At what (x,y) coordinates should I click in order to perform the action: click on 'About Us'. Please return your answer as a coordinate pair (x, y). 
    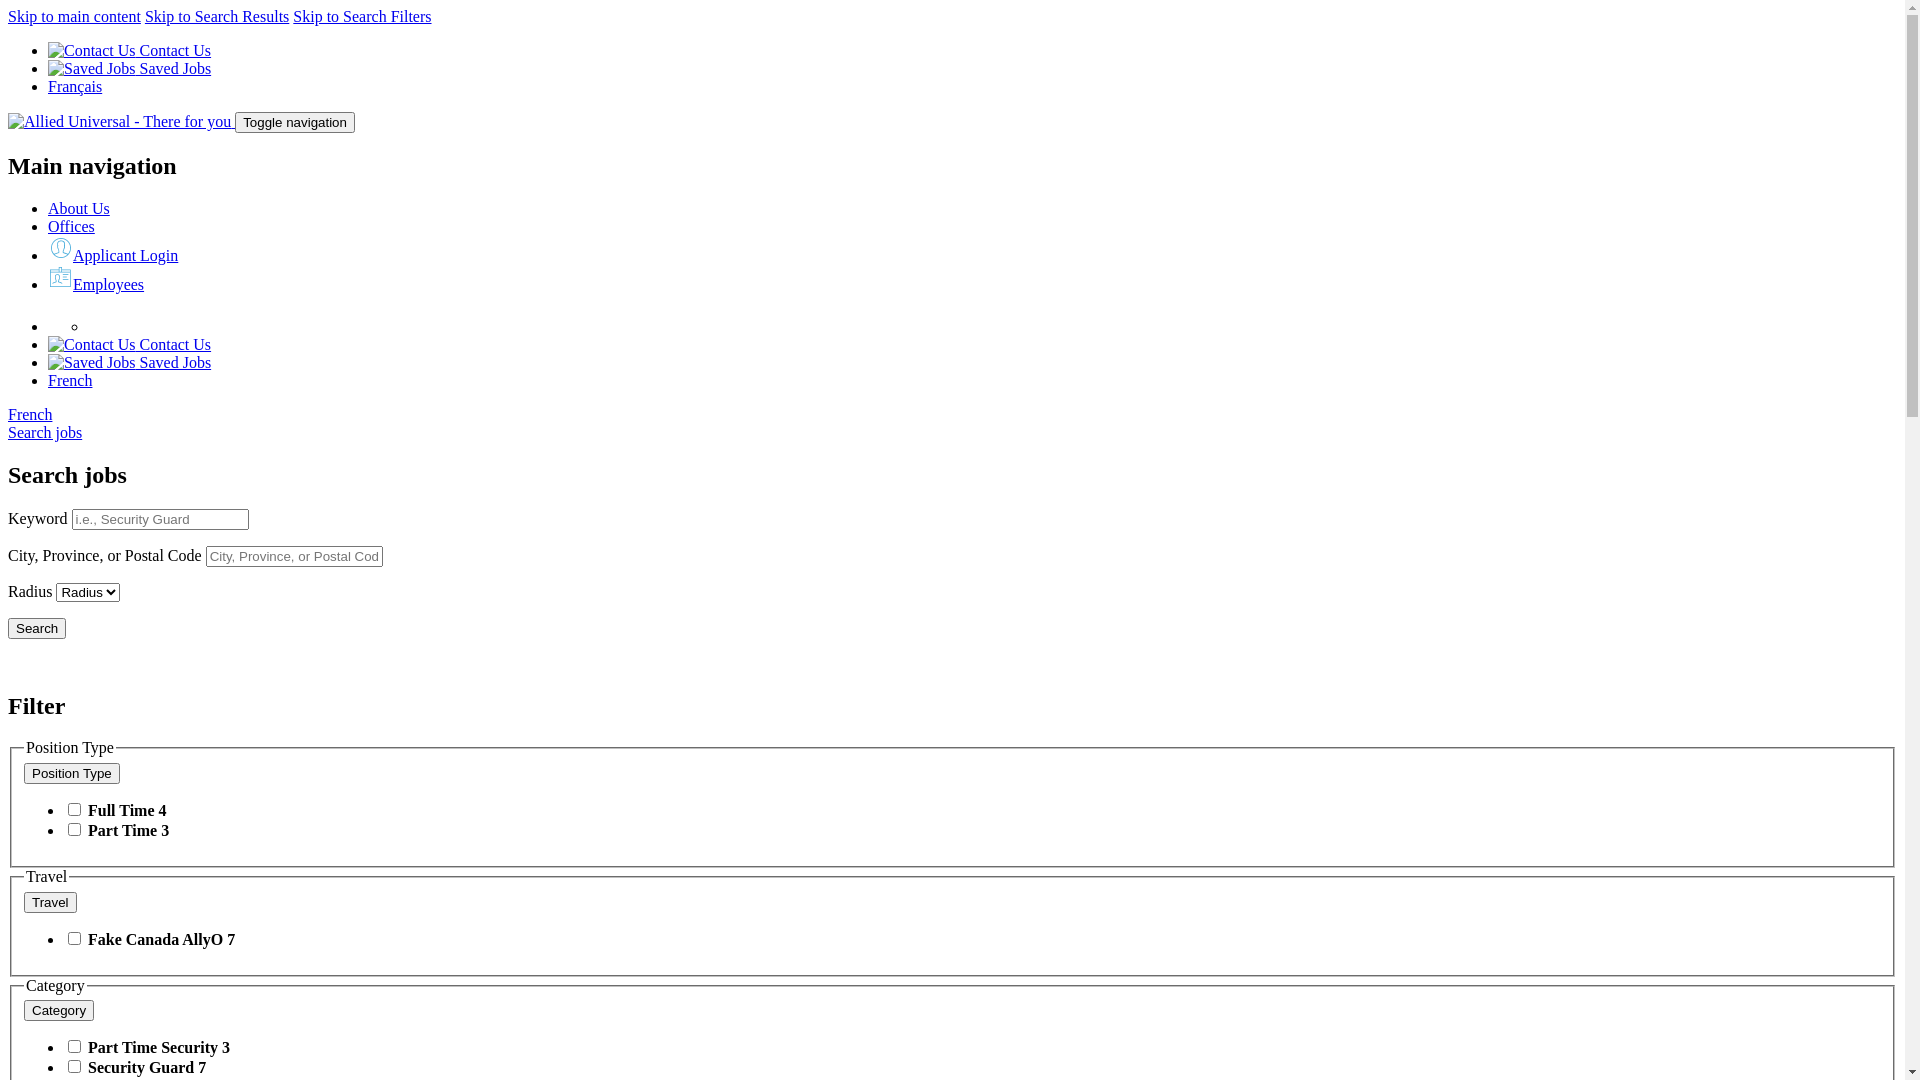
    Looking at the image, I should click on (78, 208).